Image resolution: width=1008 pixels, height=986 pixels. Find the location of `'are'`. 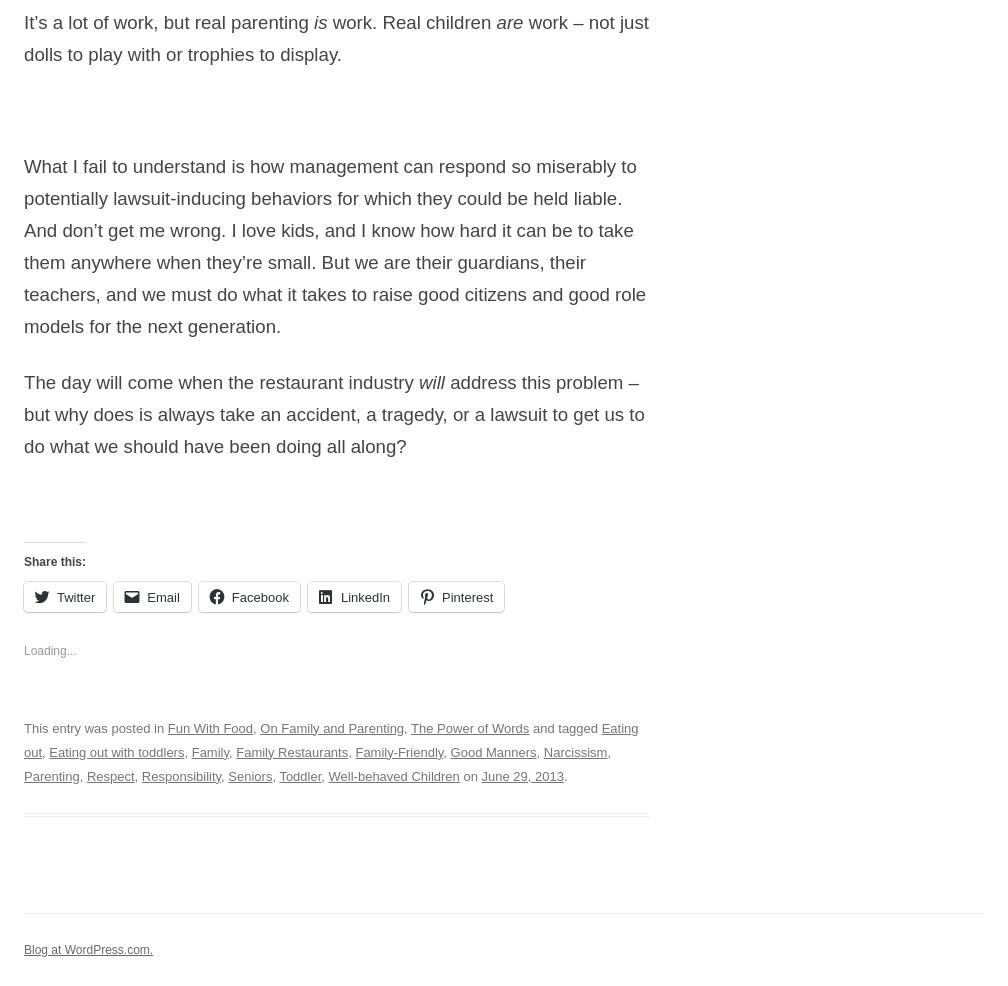

'are' is located at coordinates (509, 21).